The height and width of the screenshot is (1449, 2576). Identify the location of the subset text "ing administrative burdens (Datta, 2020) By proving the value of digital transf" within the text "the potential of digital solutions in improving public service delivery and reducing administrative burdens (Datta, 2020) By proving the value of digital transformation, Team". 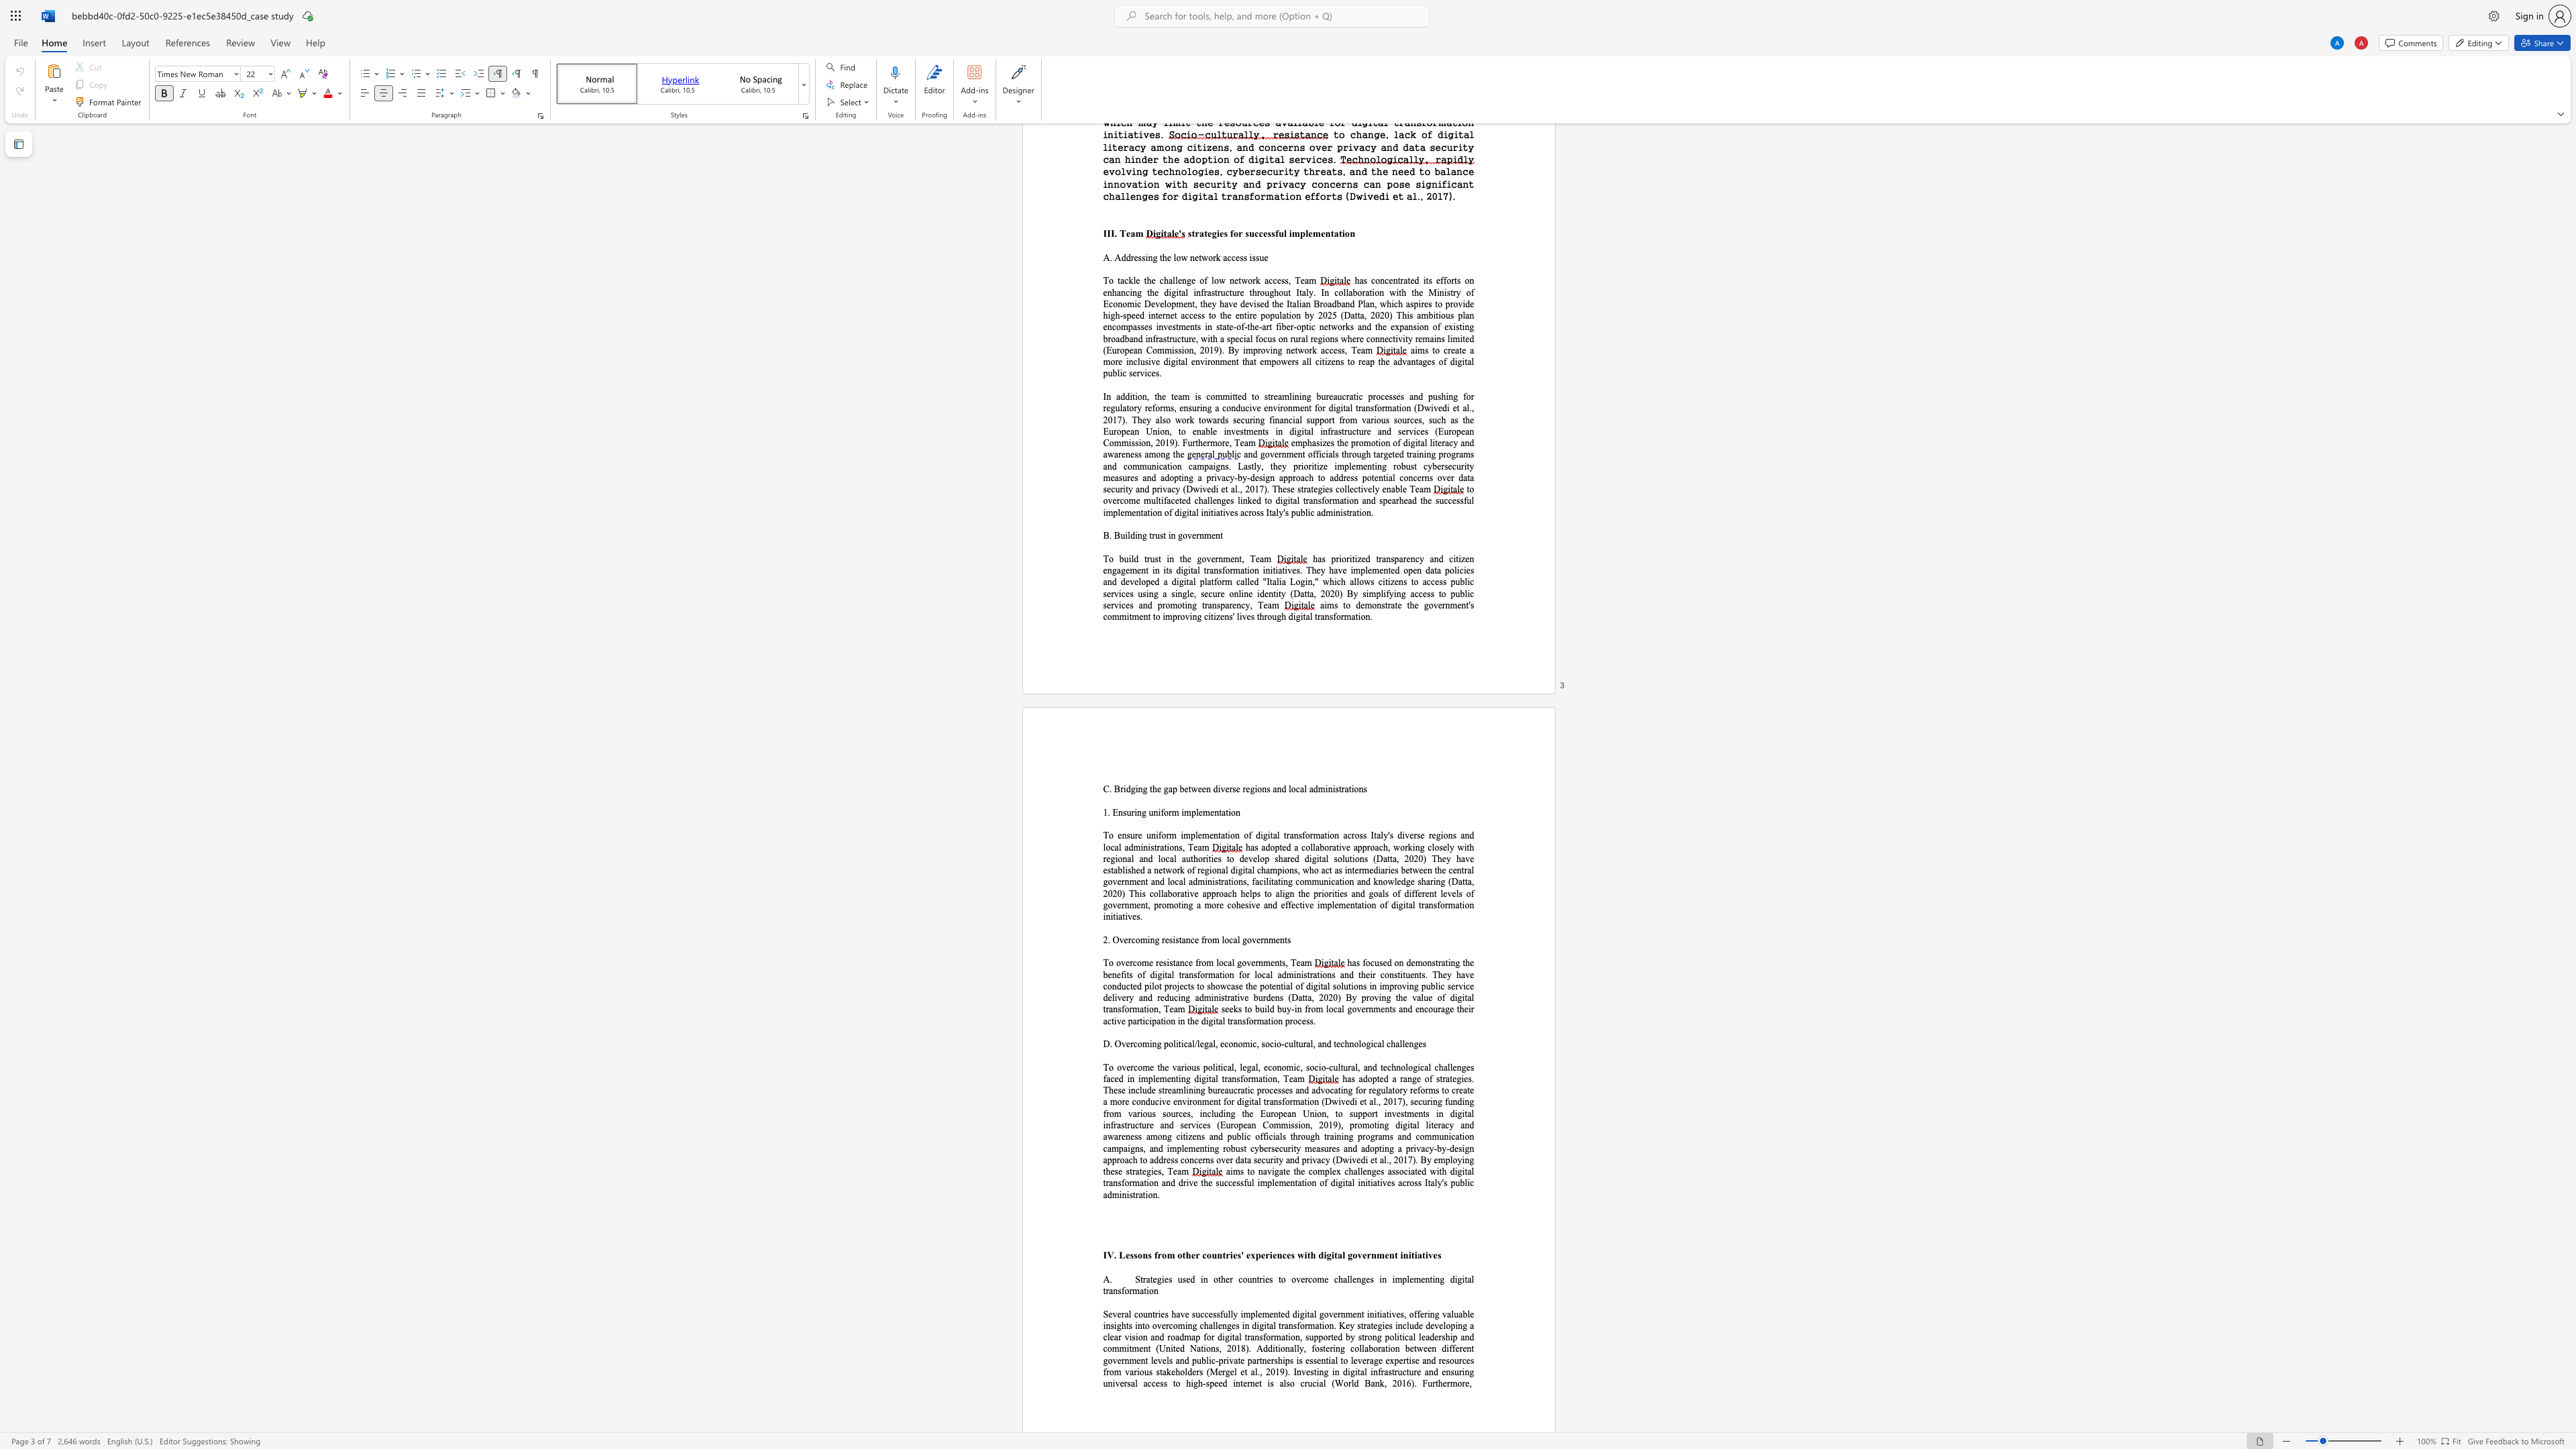
(1177, 997).